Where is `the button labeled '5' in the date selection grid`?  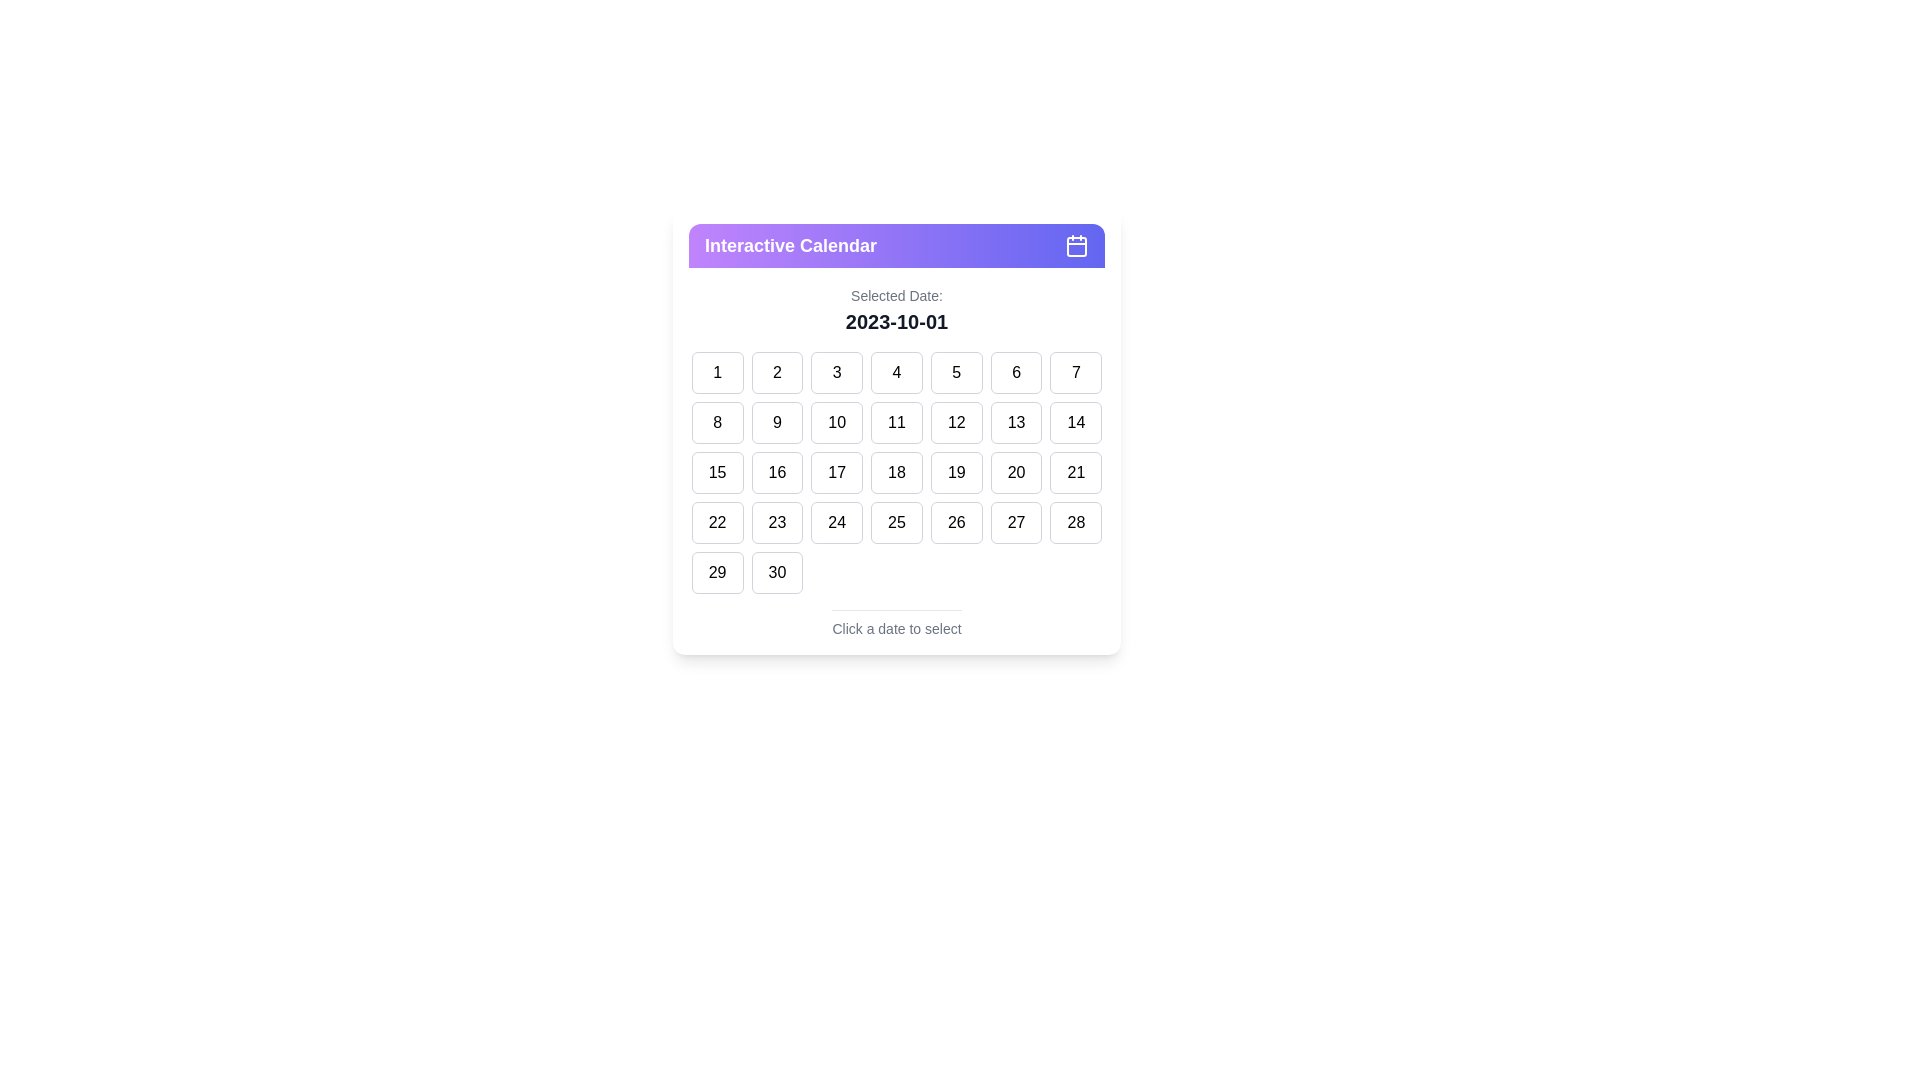
the button labeled '5' in the date selection grid is located at coordinates (955, 373).